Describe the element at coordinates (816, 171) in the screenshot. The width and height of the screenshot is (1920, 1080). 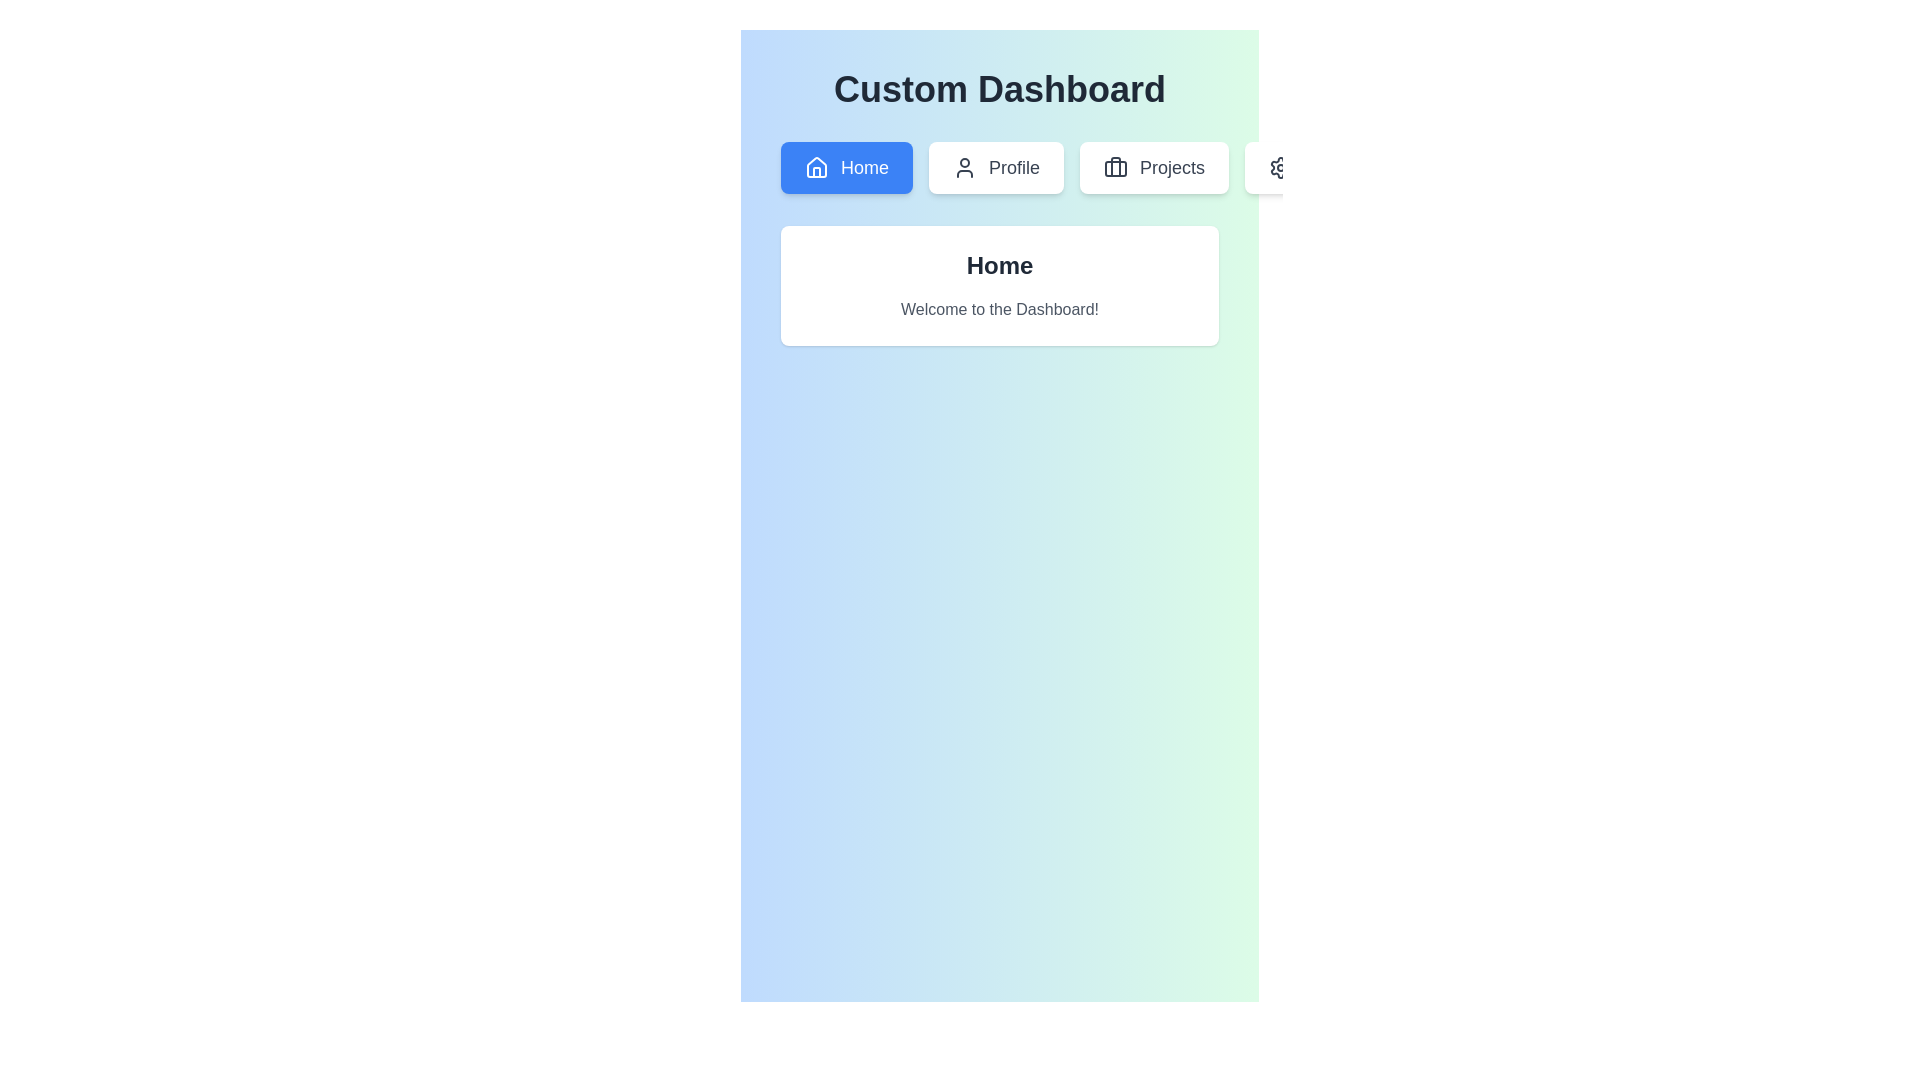
I see `the vertical rectangle resembling a door within the house icon in the 'Home' button located at the top left of the interface` at that location.